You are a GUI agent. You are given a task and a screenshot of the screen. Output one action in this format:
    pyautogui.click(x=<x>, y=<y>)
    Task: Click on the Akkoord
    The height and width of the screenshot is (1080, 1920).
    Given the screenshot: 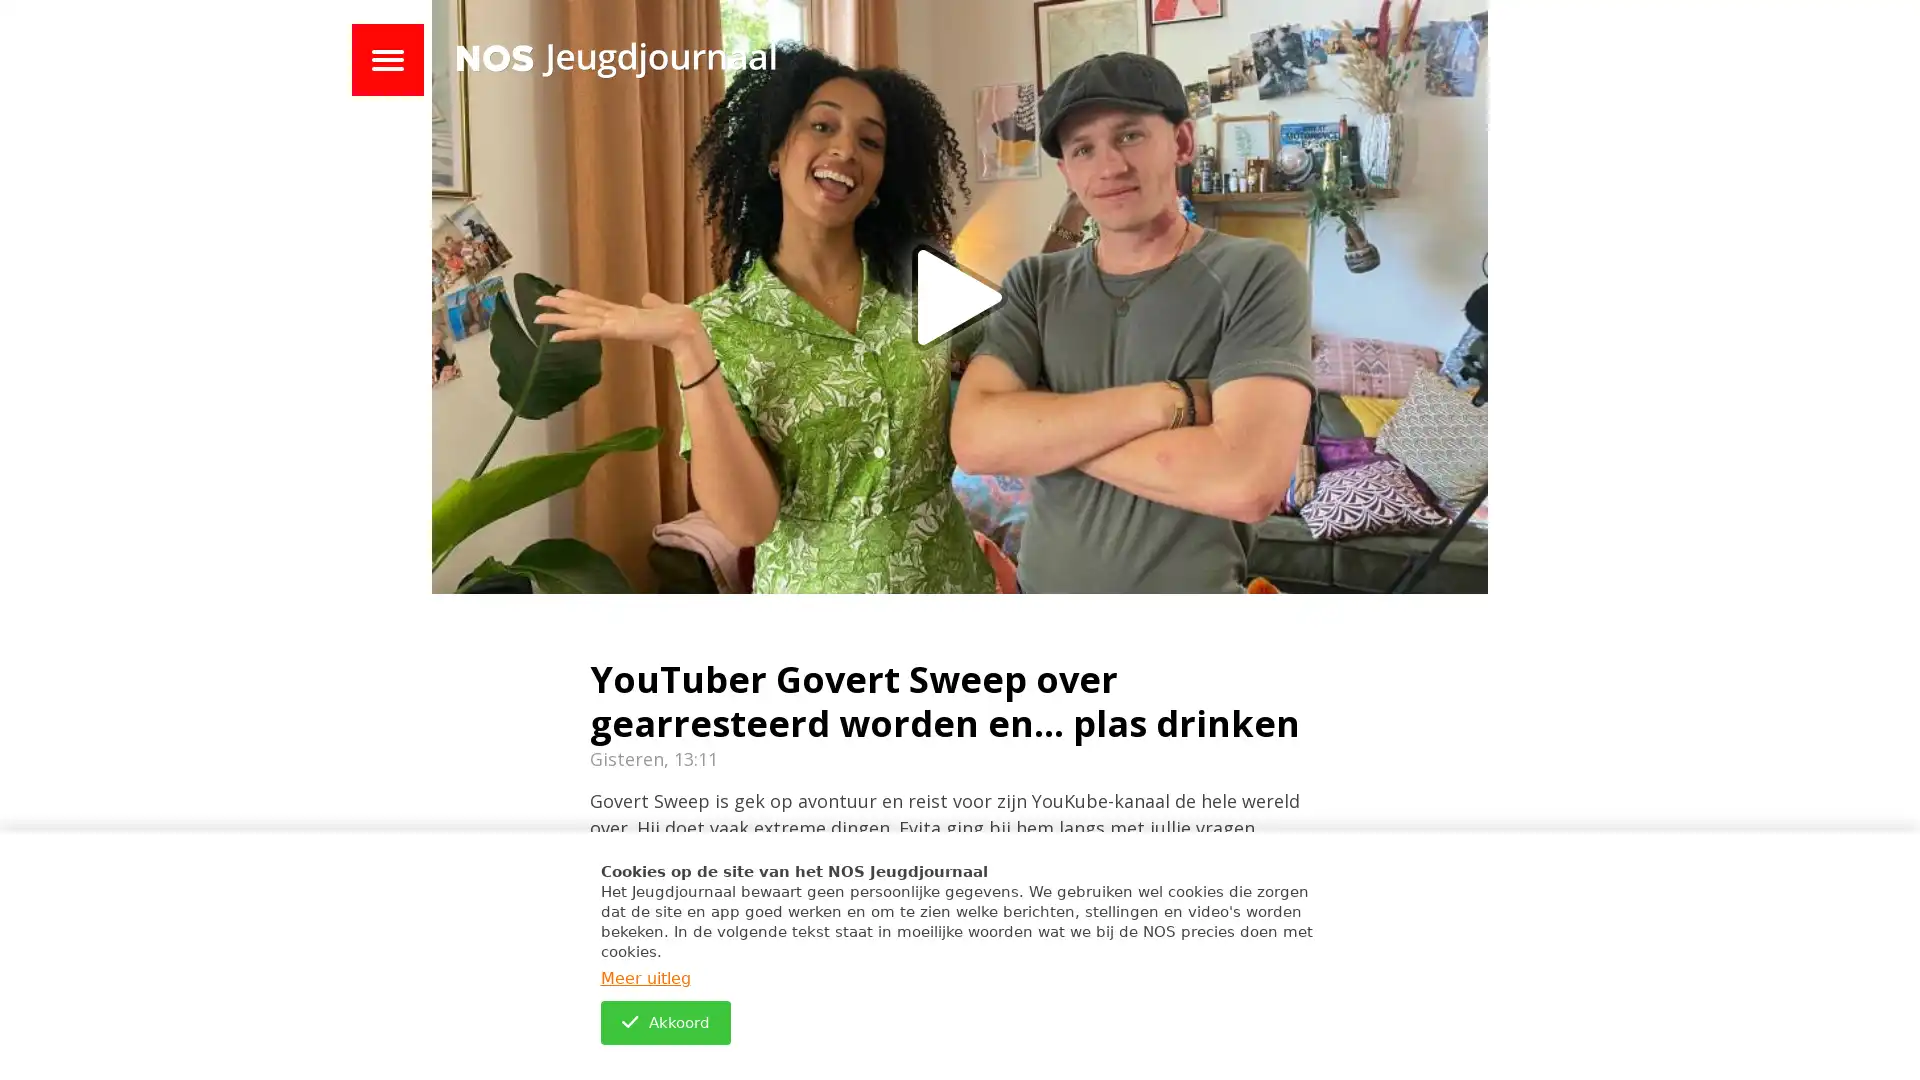 What is the action you would take?
    pyautogui.click(x=665, y=1022)
    